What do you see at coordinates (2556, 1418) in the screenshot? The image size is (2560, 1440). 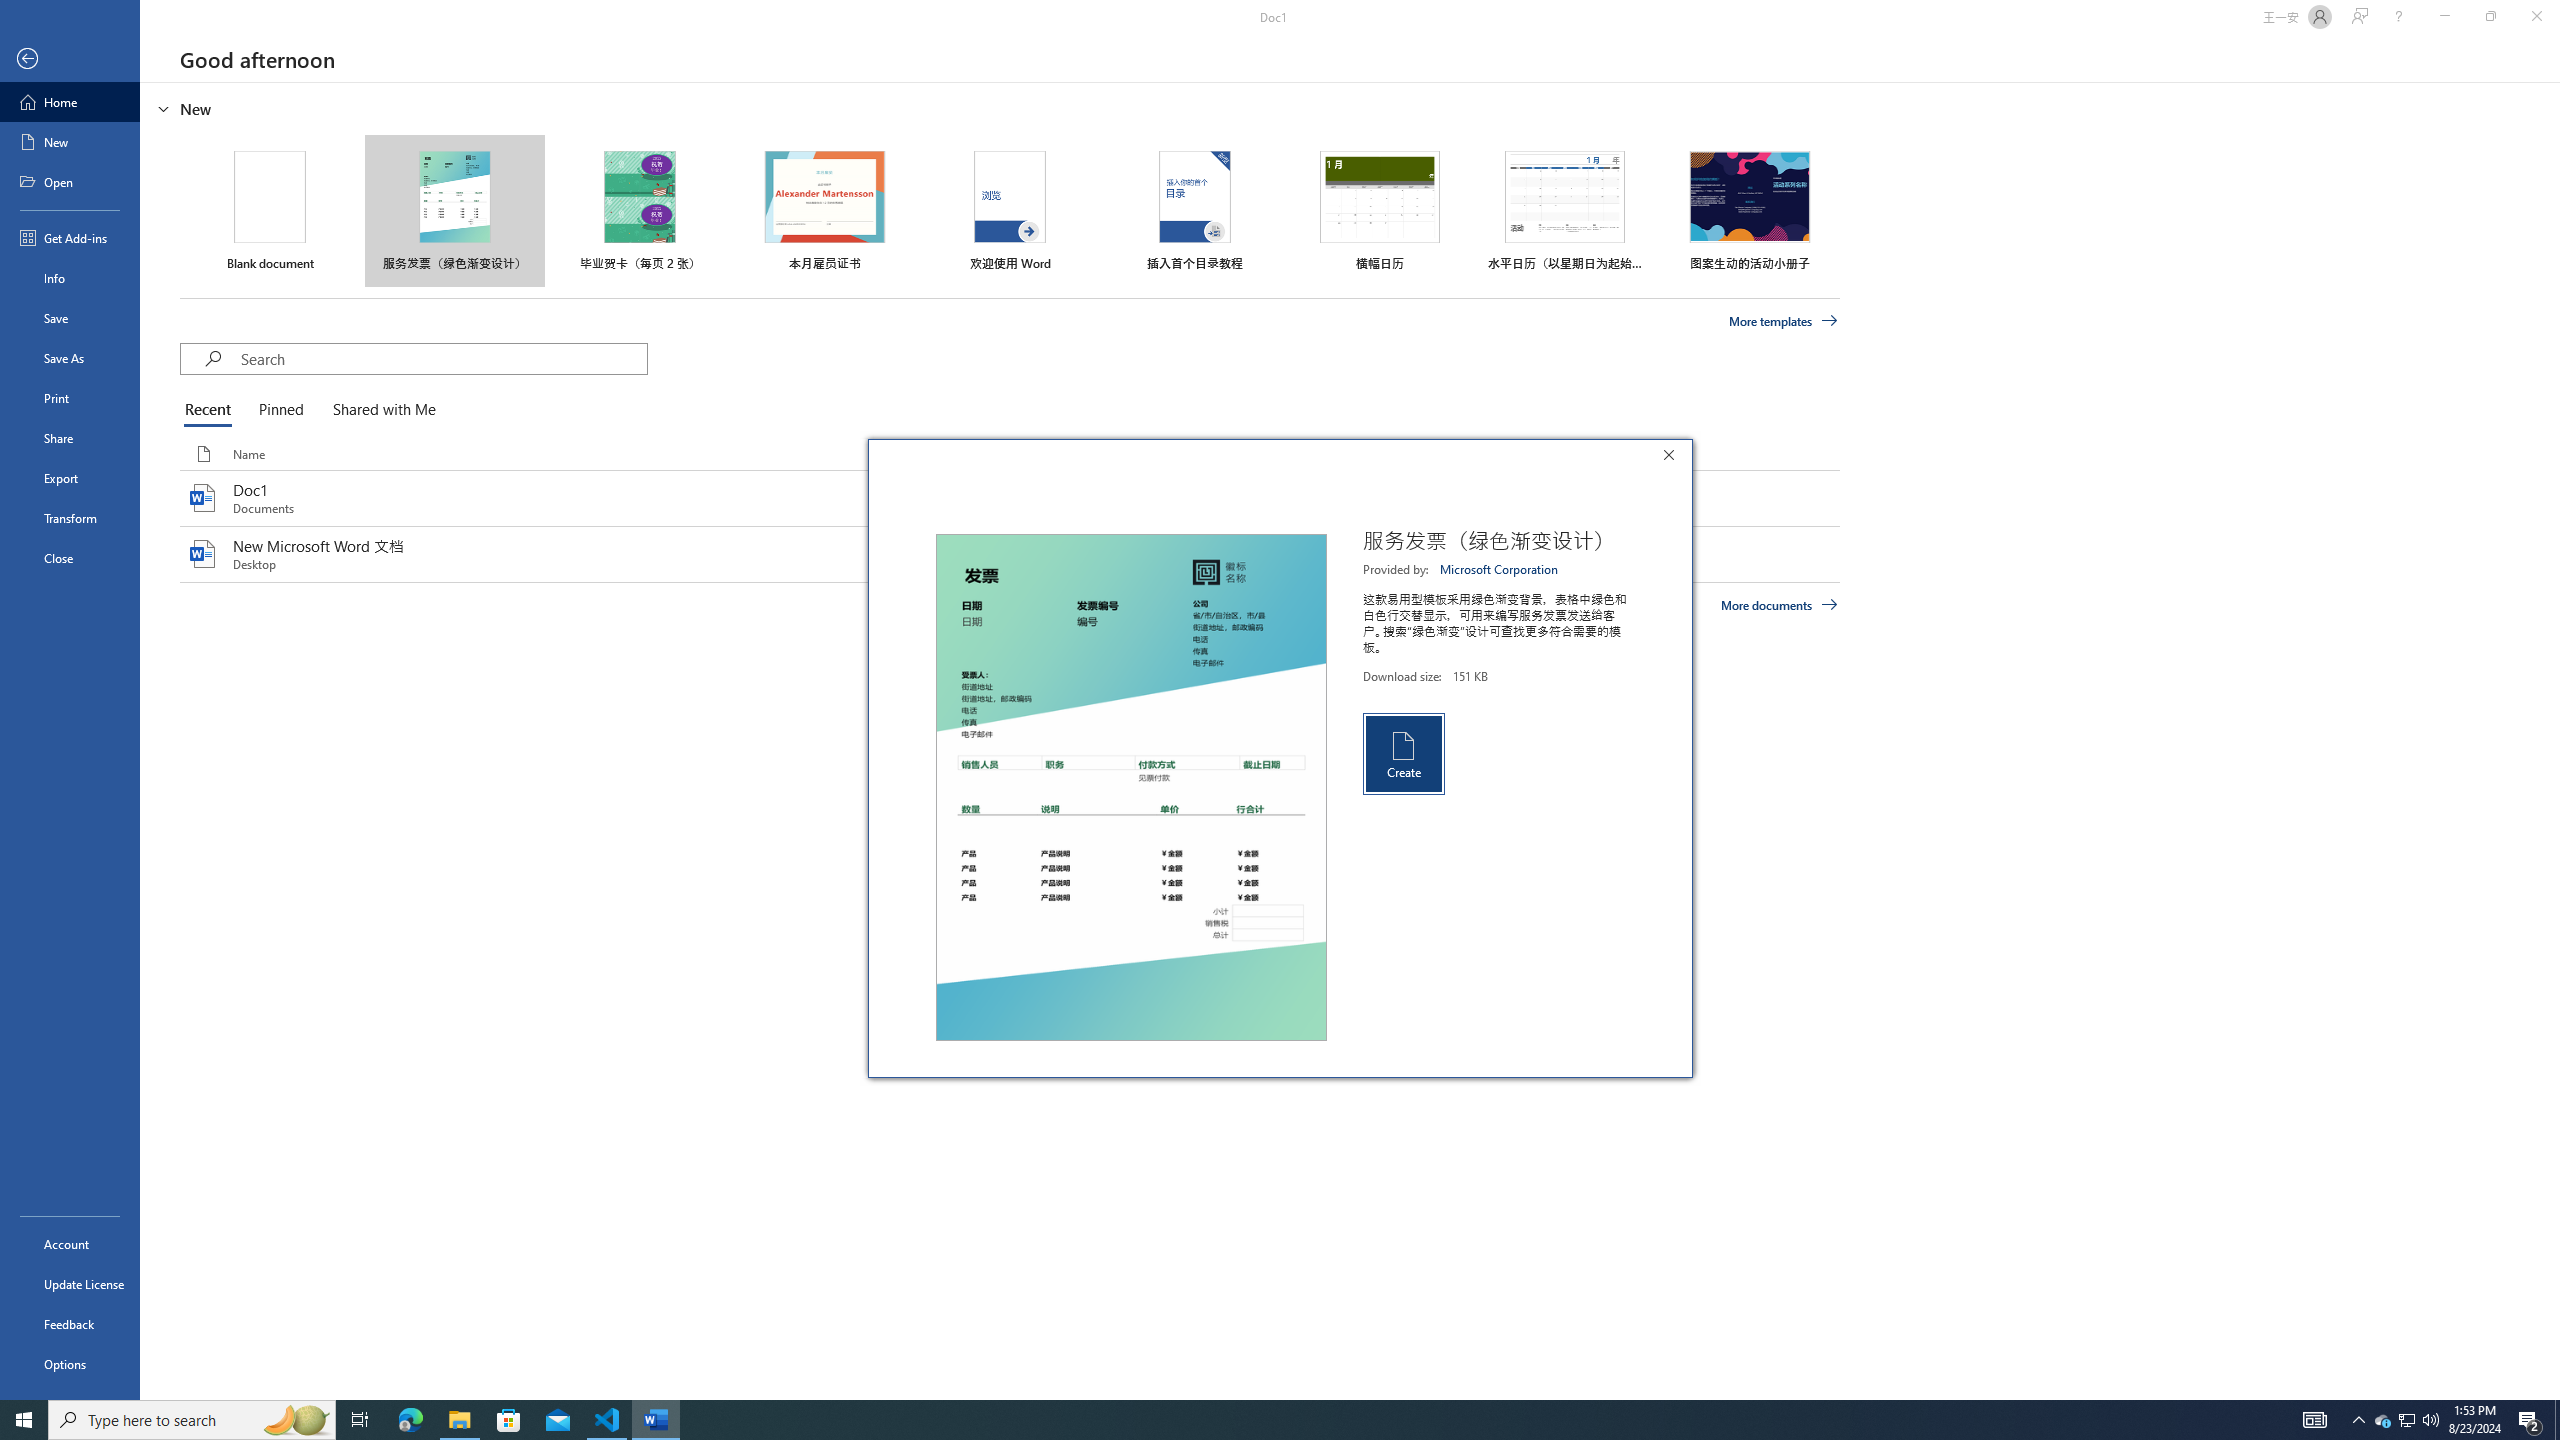 I see `'Show desktop'` at bounding box center [2556, 1418].